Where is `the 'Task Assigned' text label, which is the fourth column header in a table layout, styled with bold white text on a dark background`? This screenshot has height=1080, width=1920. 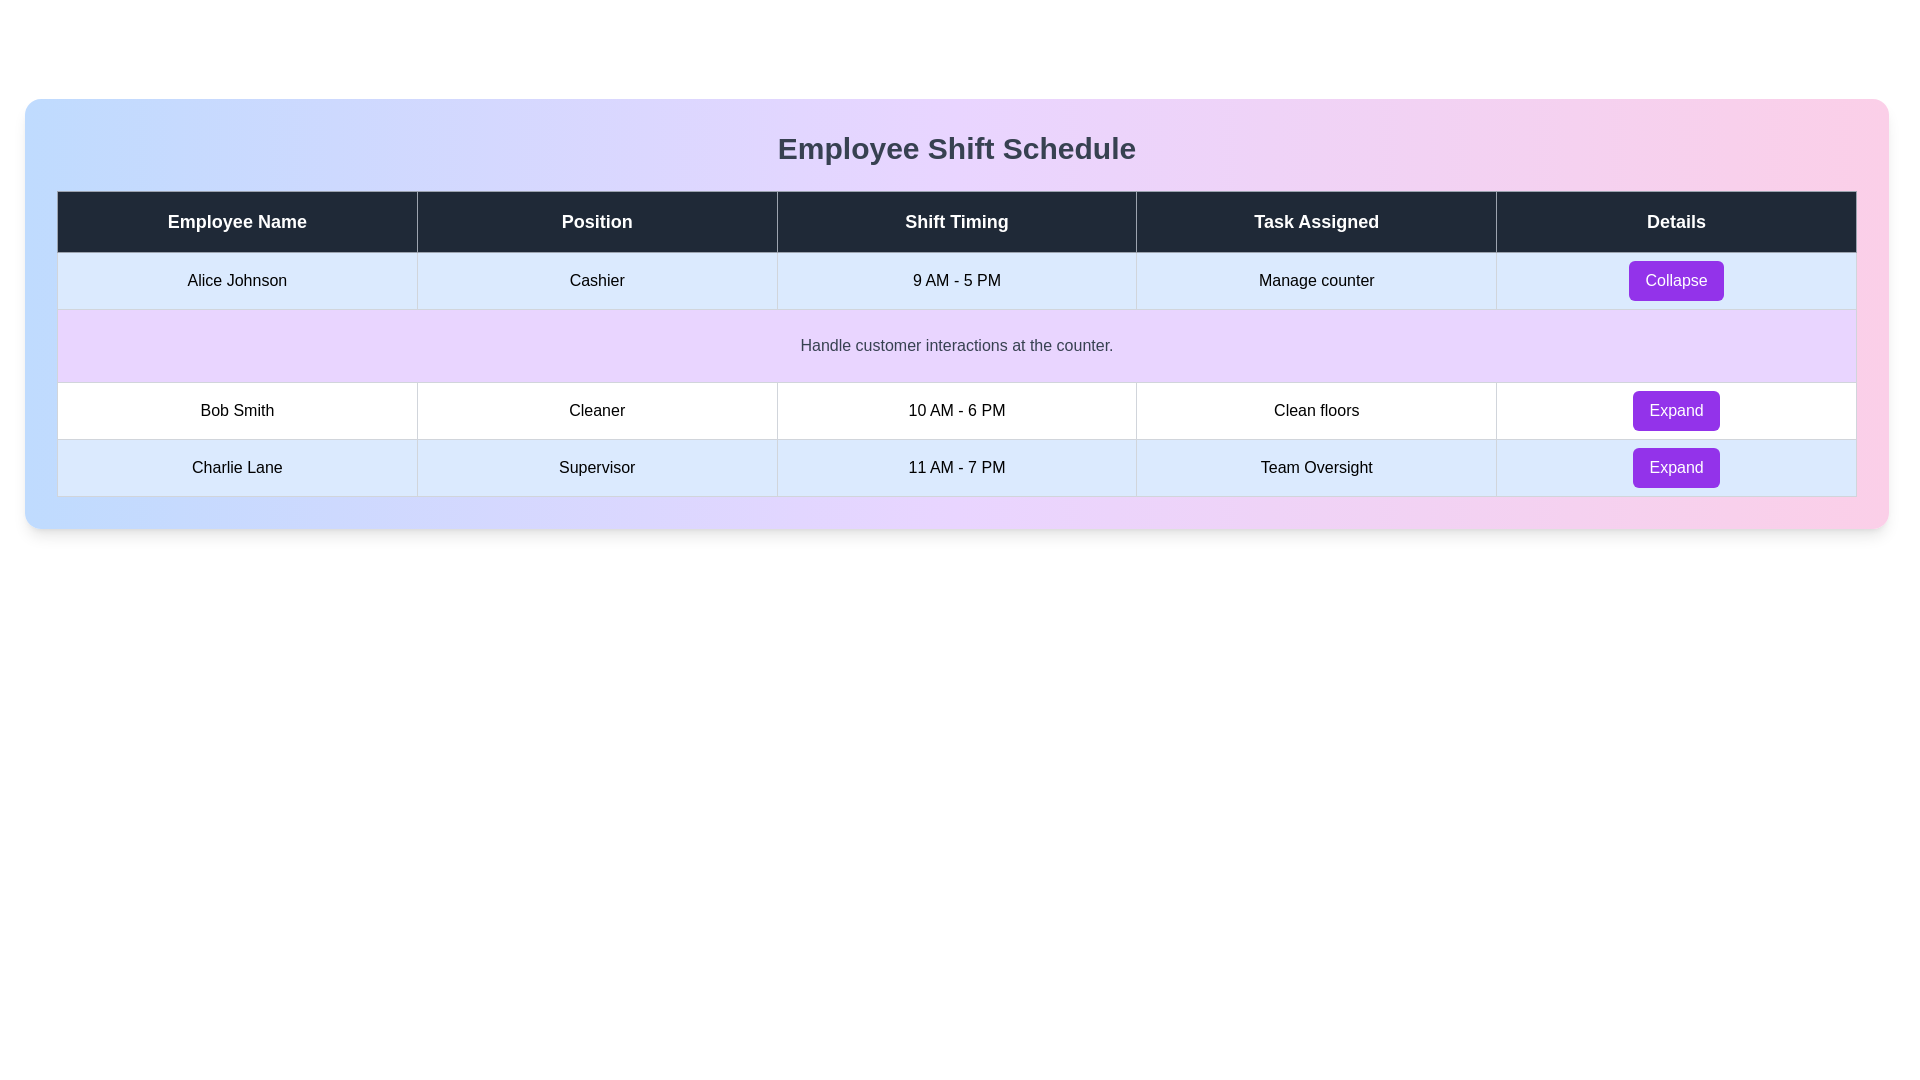
the 'Task Assigned' text label, which is the fourth column header in a table layout, styled with bold white text on a dark background is located at coordinates (1316, 222).